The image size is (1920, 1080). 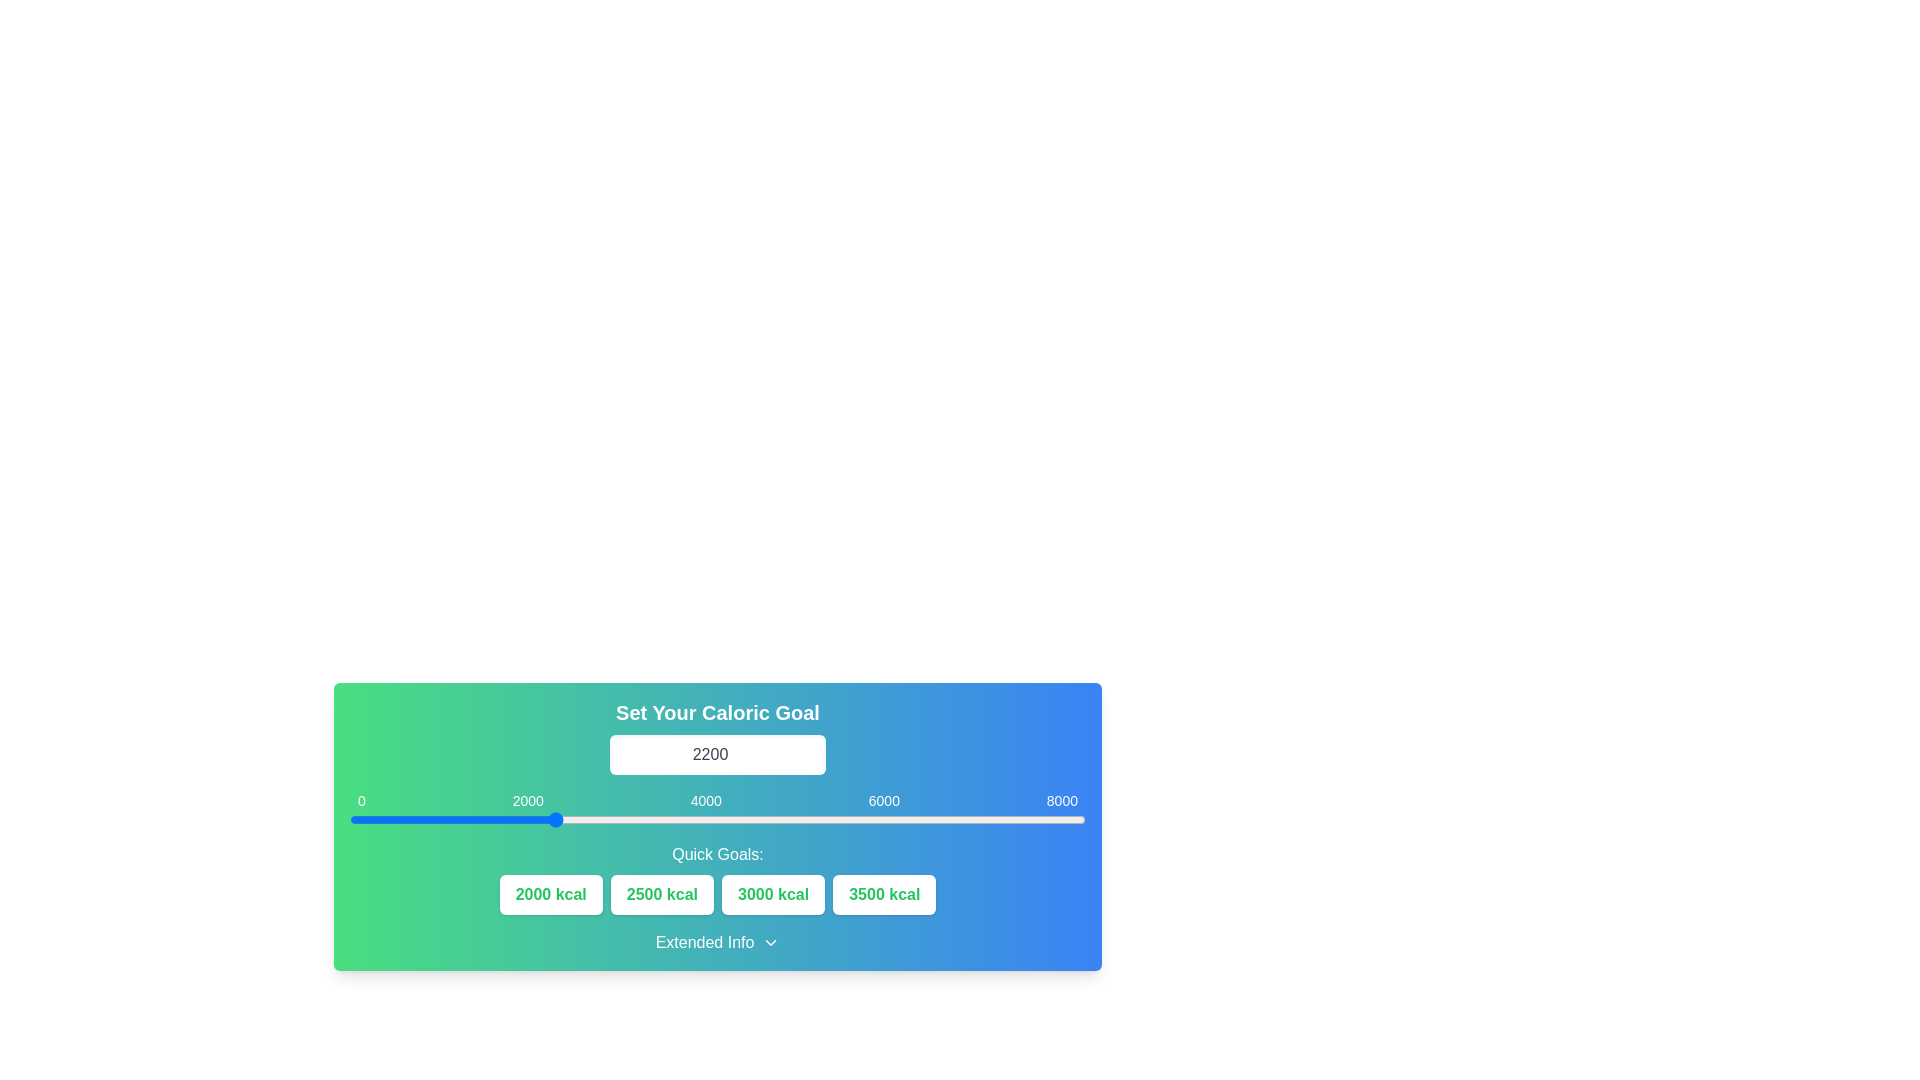 What do you see at coordinates (528, 800) in the screenshot?
I see `numeric text label displaying the value '2000', which is styled with white text on a gradient background and positioned between '0' and '4000' below a slider` at bounding box center [528, 800].